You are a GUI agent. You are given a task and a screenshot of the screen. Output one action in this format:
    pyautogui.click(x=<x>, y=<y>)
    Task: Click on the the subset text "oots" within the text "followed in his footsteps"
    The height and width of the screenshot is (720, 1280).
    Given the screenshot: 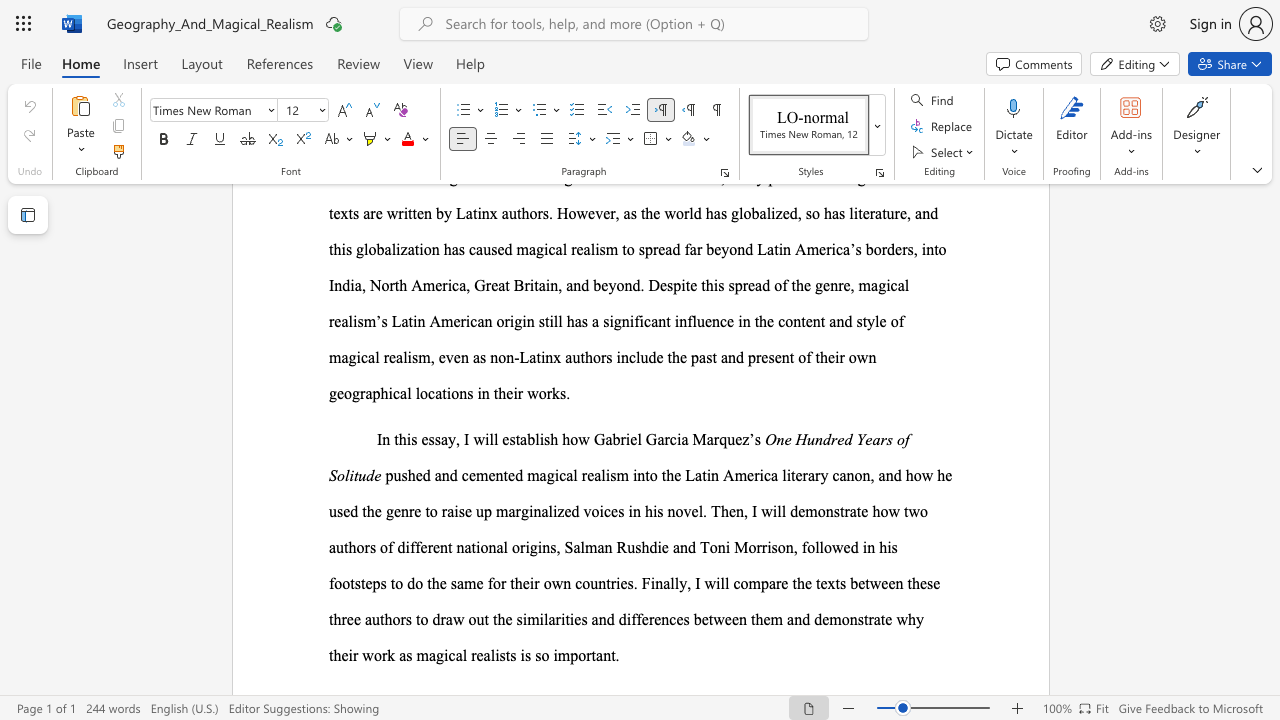 What is the action you would take?
    pyautogui.click(x=334, y=583)
    